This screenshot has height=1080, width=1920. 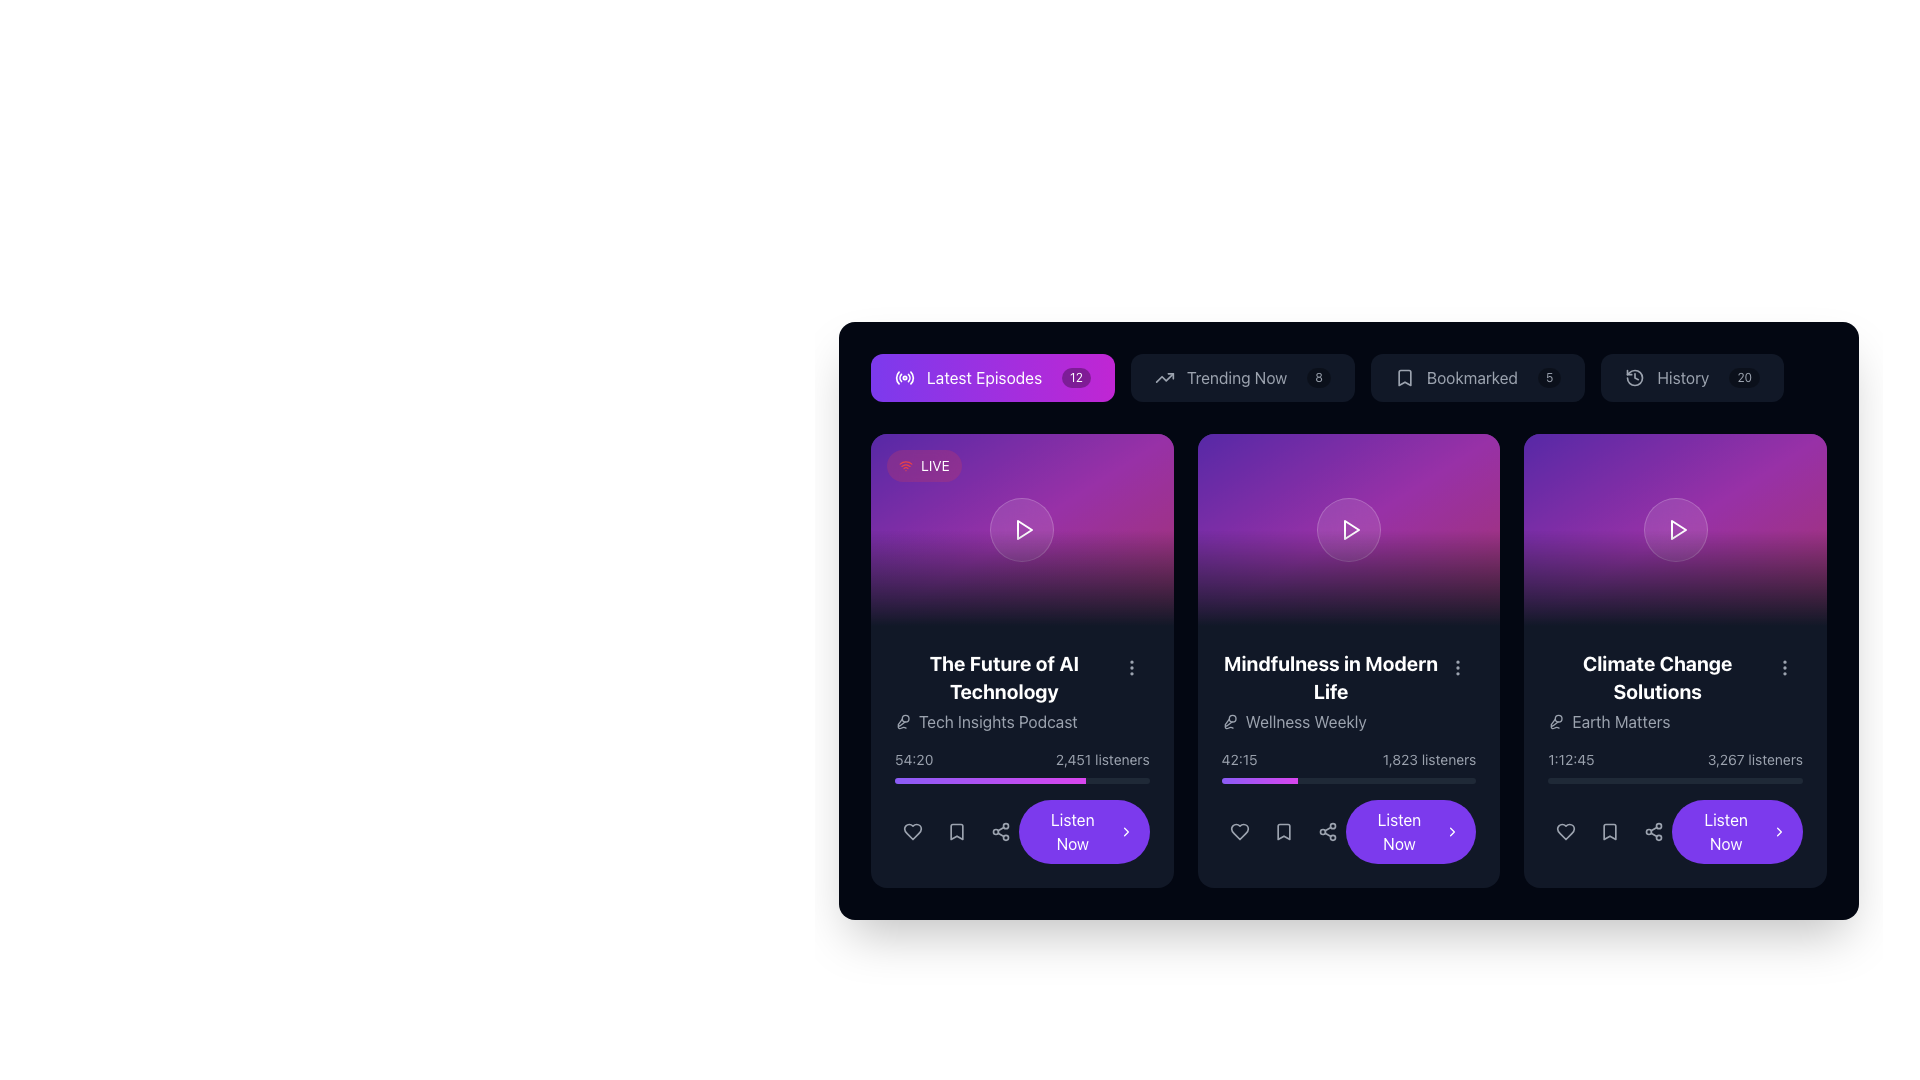 I want to click on the circular share button with a sharing icon located at the bottom of the central card to initiate the sharing action, so click(x=1327, y=832).